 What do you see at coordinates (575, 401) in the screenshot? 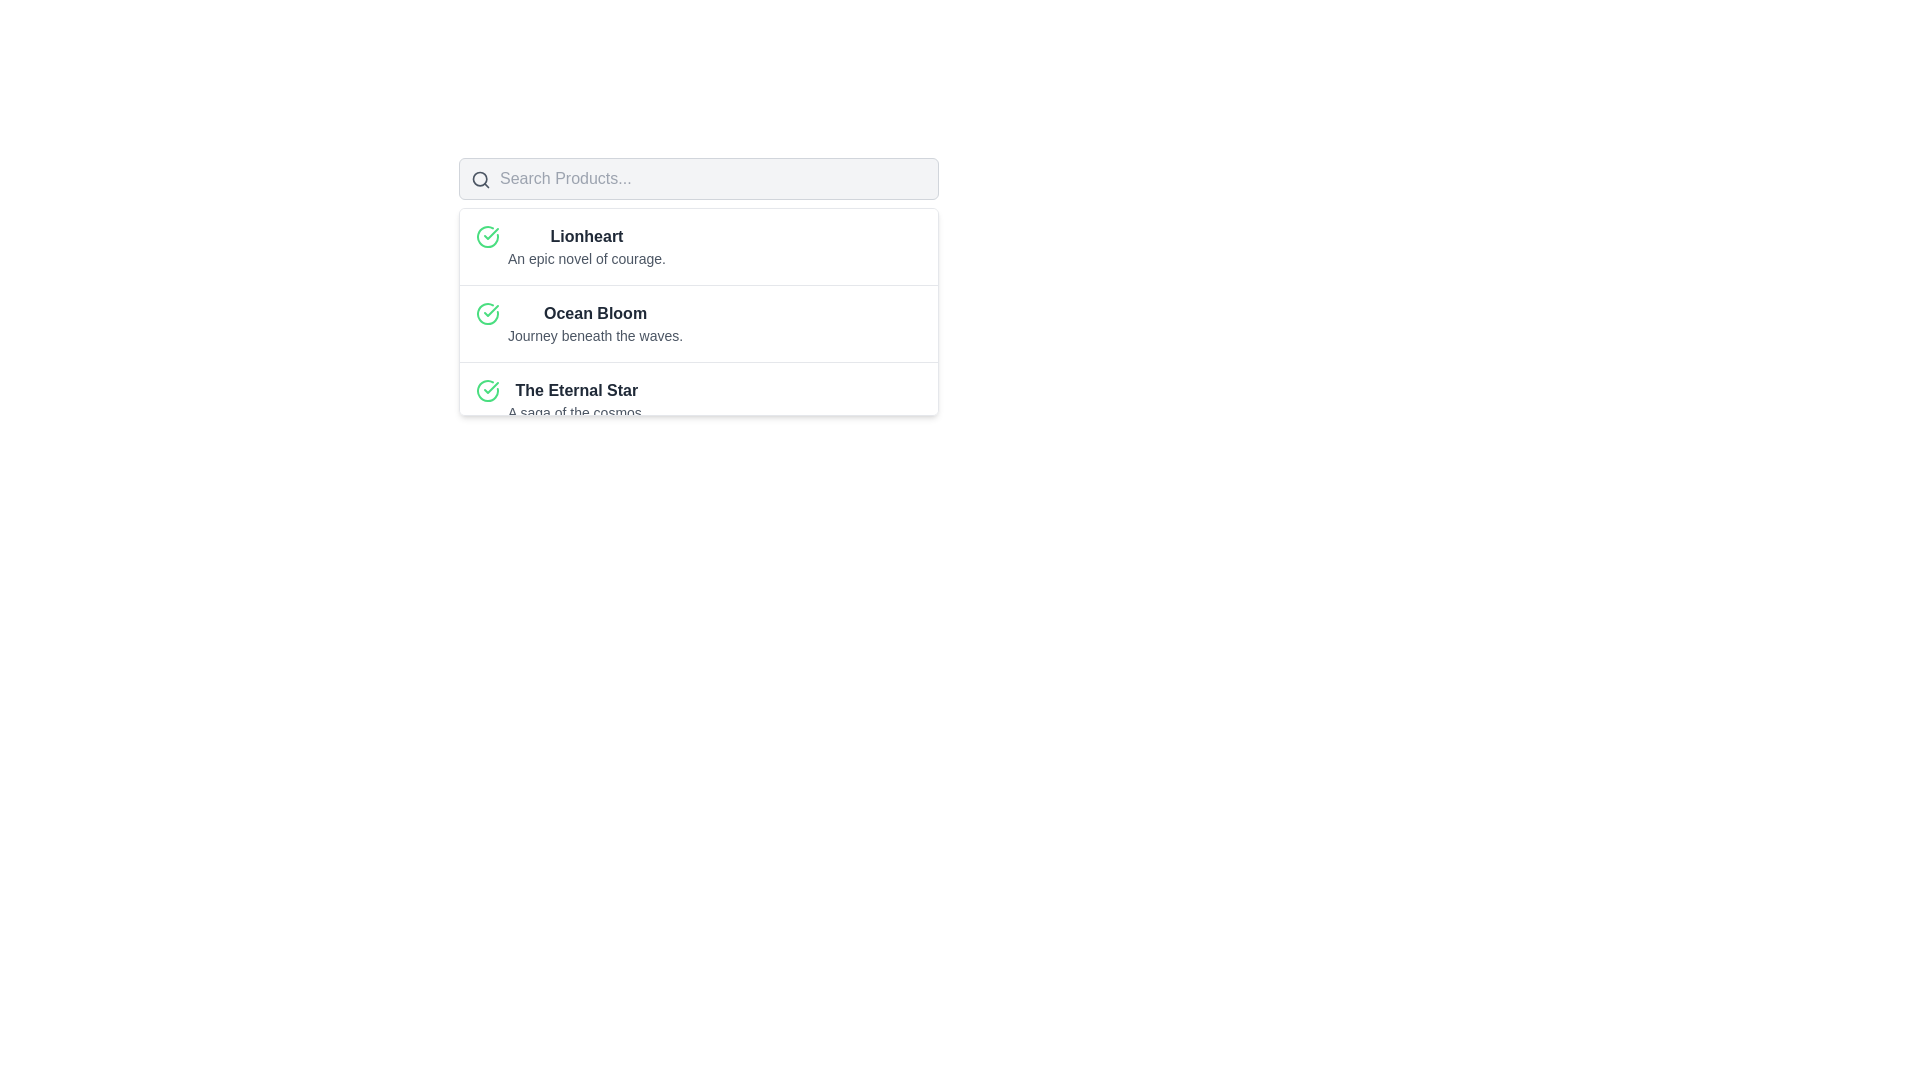
I see `the text block that displays the title and descriptive subtitle of the third listing in a vertical list, located between 'Ocean Bloom' and the next item` at bounding box center [575, 401].